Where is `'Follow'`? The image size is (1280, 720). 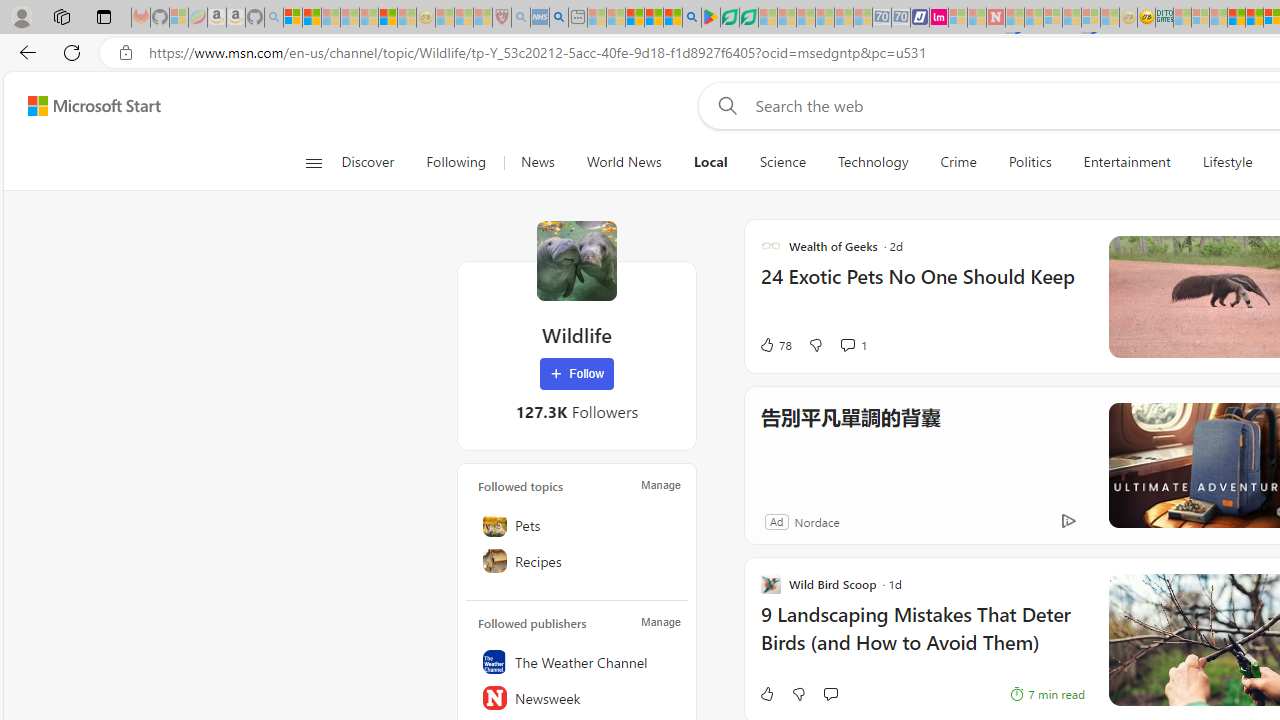
'Follow' is located at coordinates (576, 374).